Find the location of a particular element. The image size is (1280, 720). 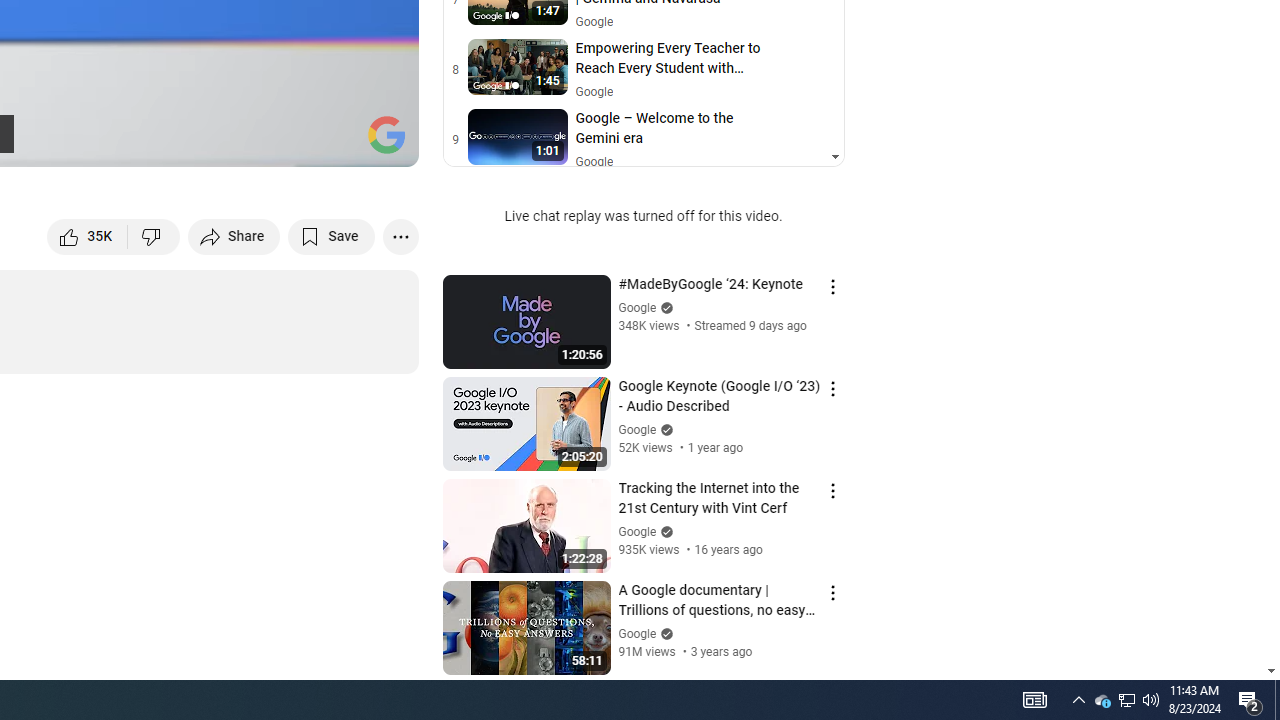

'Theater mode (t)' is located at coordinates (334, 141).